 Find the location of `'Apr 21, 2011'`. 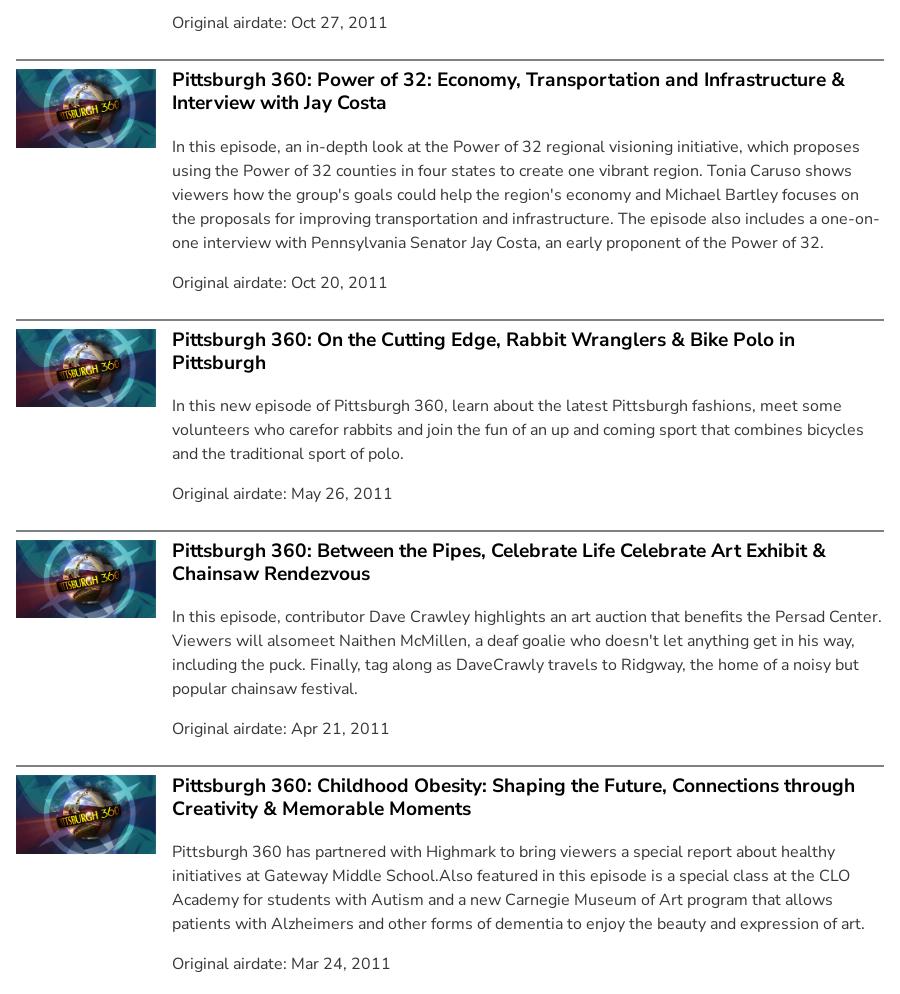

'Apr 21, 2011' is located at coordinates (340, 728).